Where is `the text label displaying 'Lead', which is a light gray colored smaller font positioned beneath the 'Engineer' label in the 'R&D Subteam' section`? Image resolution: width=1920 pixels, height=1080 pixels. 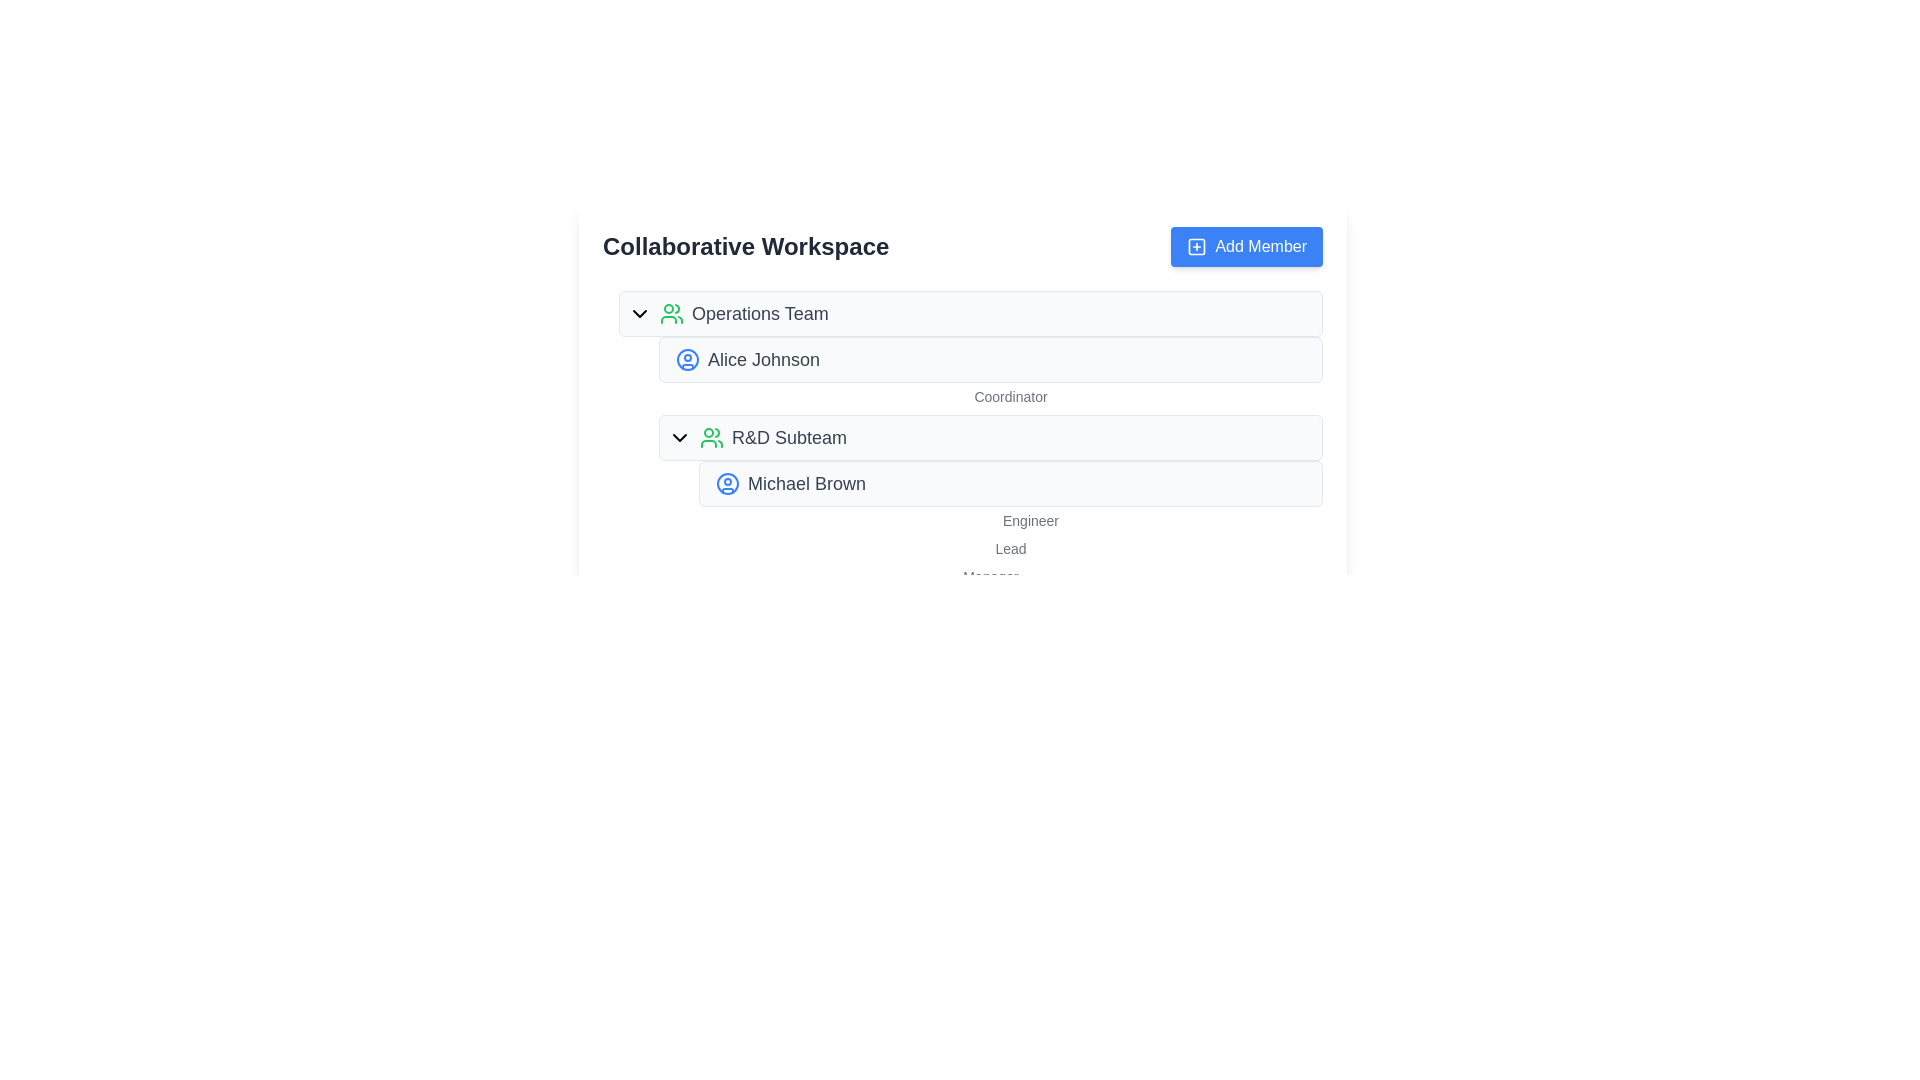 the text label displaying 'Lead', which is a light gray colored smaller font positioned beneath the 'Engineer' label in the 'R&D Subteam' section is located at coordinates (1011, 548).